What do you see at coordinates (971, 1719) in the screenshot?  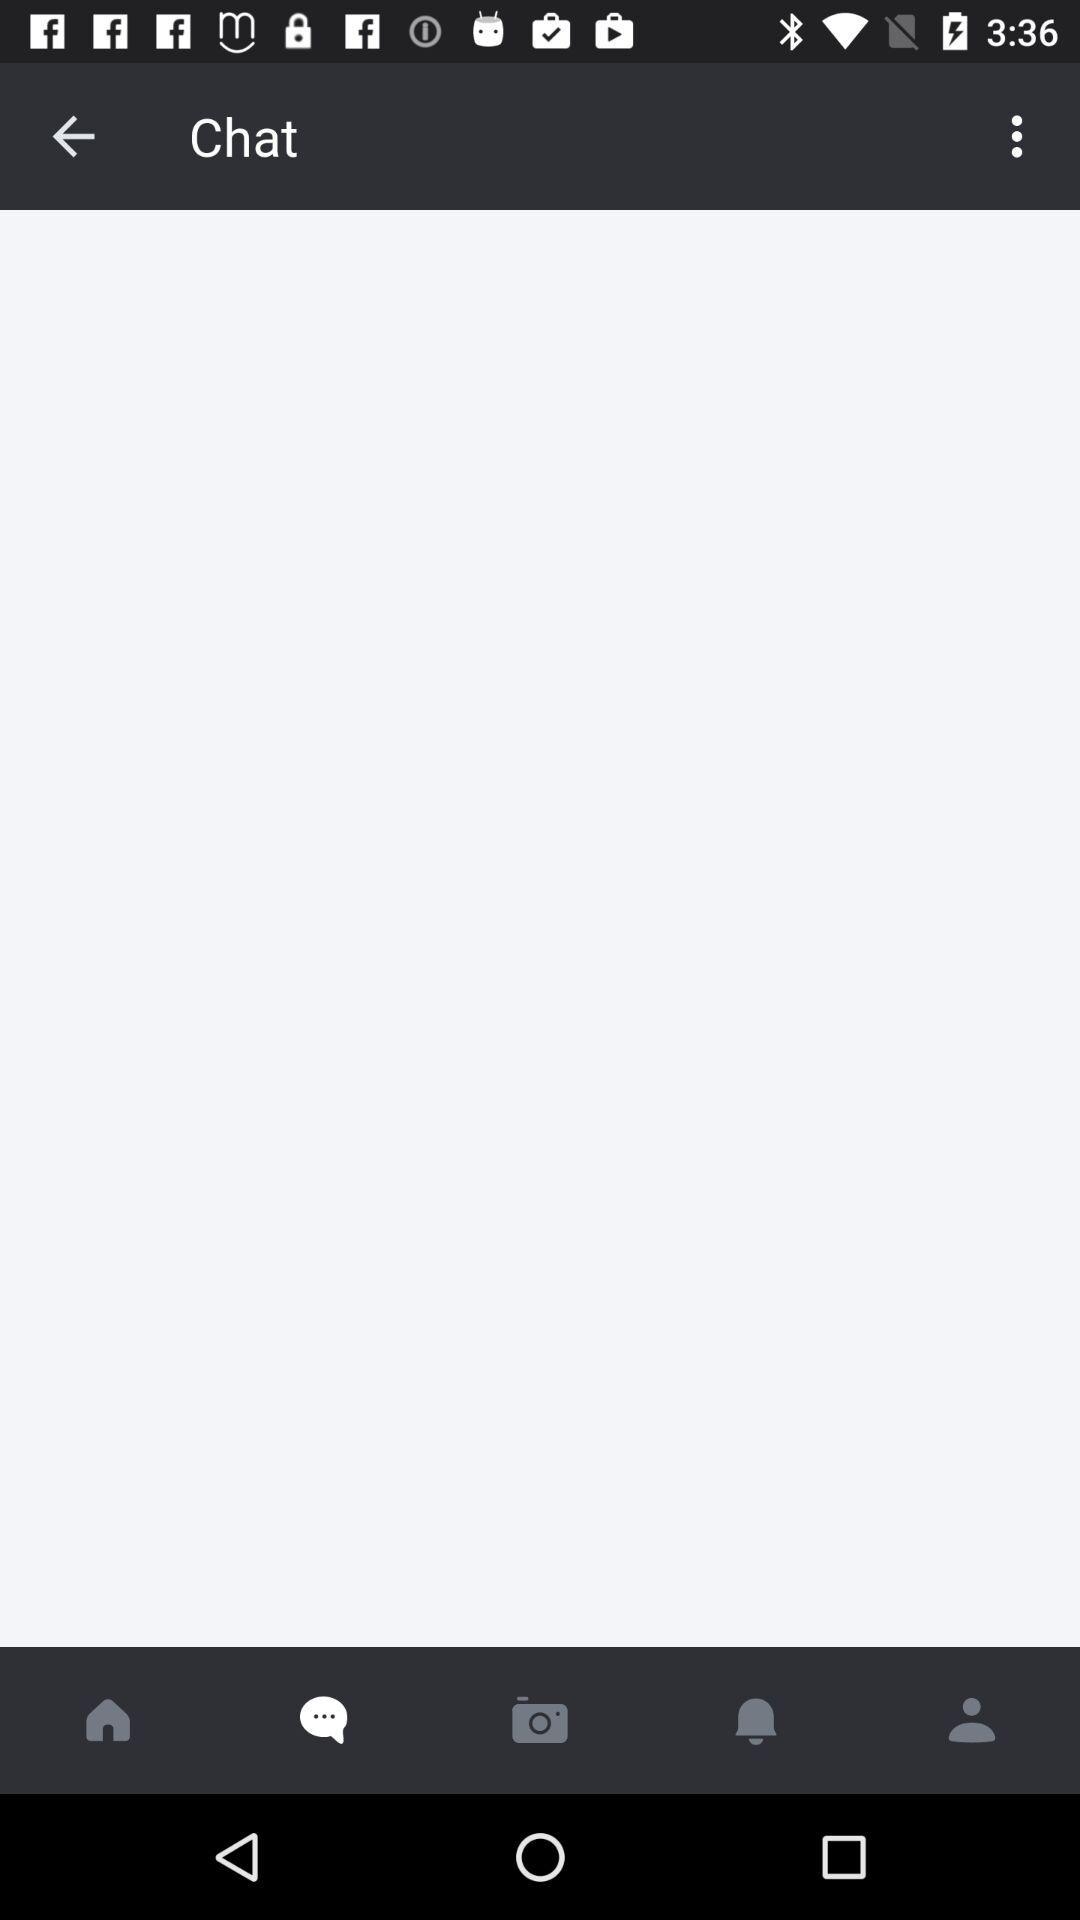 I see `the avatar icon` at bounding box center [971, 1719].